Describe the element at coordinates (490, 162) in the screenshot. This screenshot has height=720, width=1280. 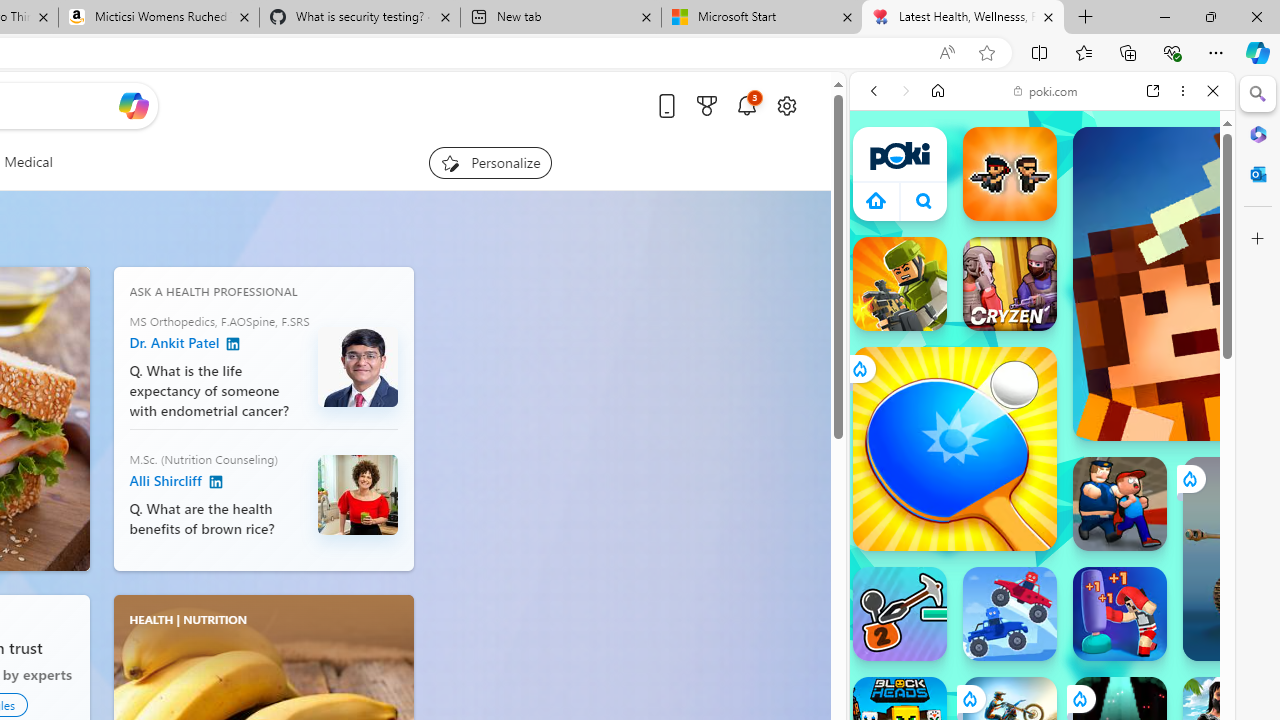
I see `'Personalize your feed"'` at that location.